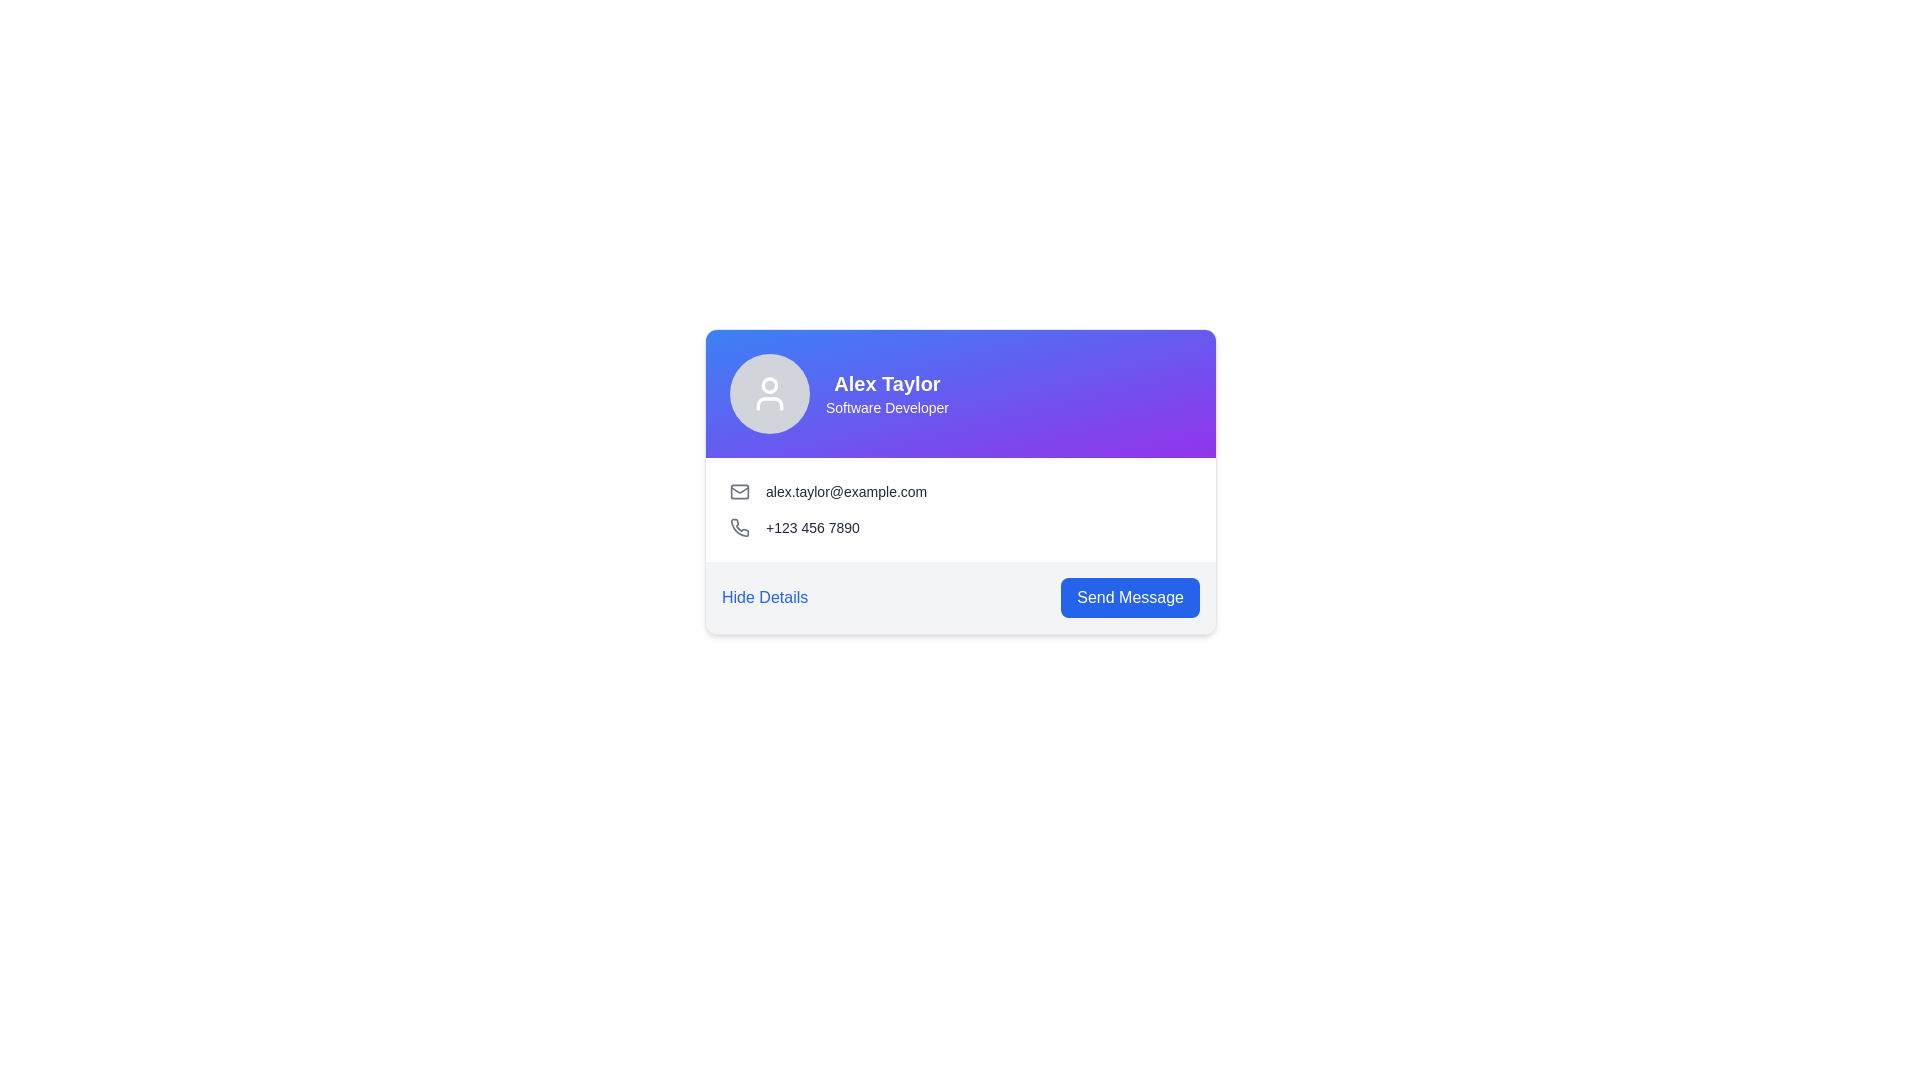 The height and width of the screenshot is (1080, 1920). I want to click on the Profile Icon representing the user, which is located in the upper left corner of the card adjacent to the name 'Alex Taylor' and designation 'Software Developer', so click(768, 393).